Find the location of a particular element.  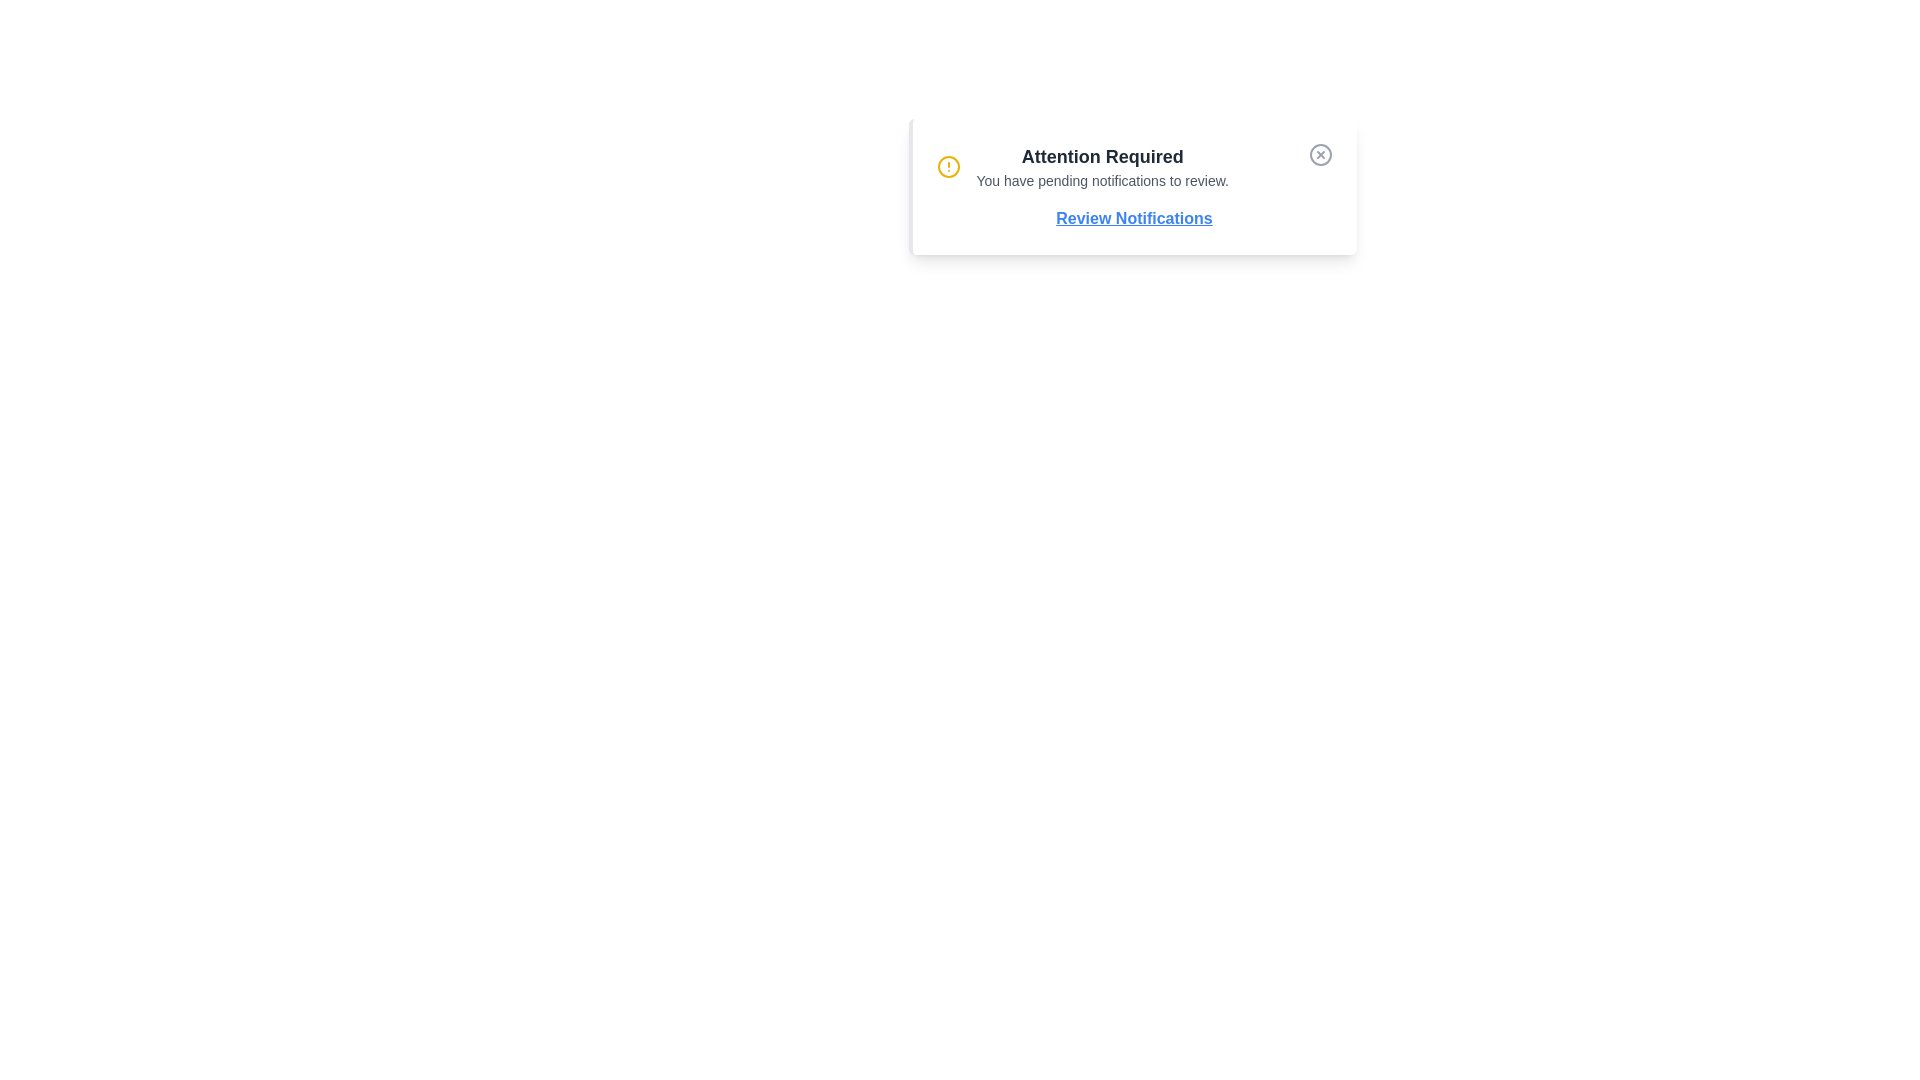

the alert icon located on the left side of the notification bar that indicates the importance or urgency of a notification message is located at coordinates (947, 165).